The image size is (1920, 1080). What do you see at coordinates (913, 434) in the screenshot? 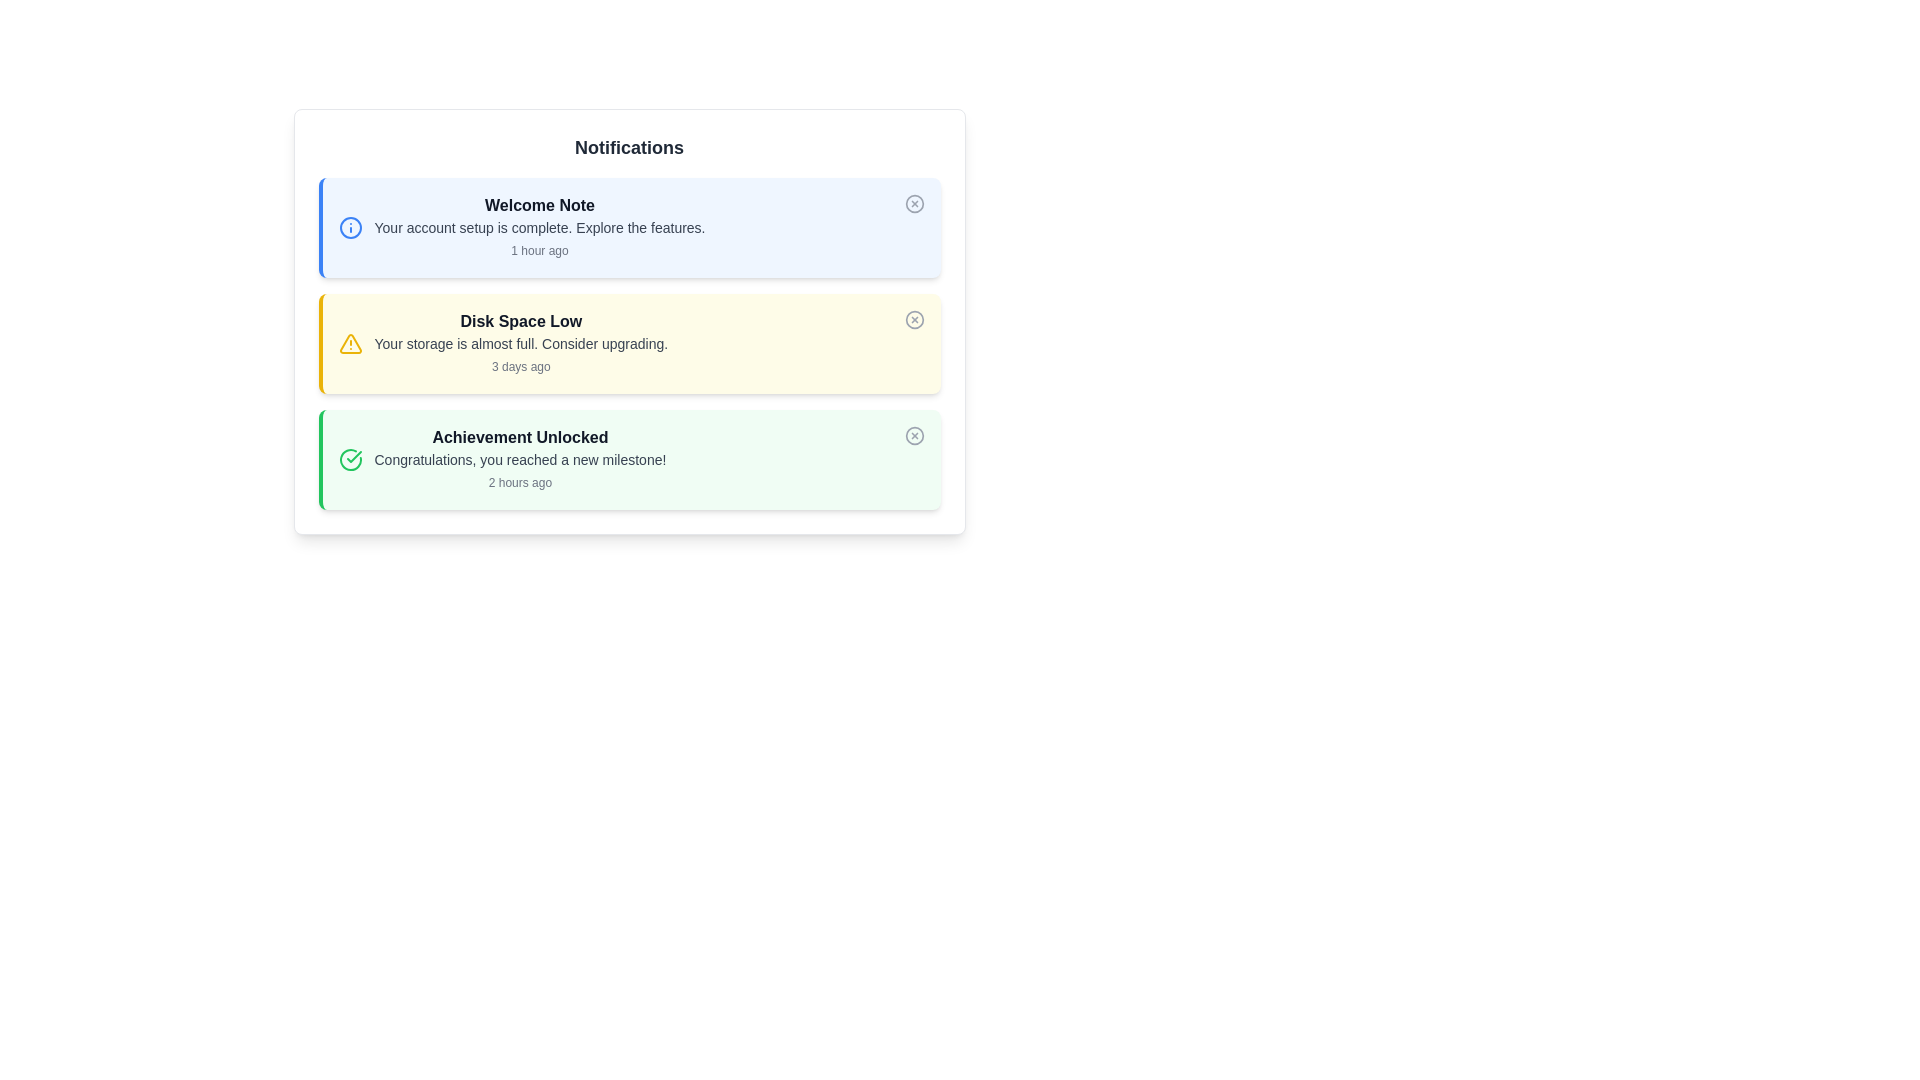
I see `the dismissal button for the 'Achievement Unlocked' notification to change its color` at bounding box center [913, 434].